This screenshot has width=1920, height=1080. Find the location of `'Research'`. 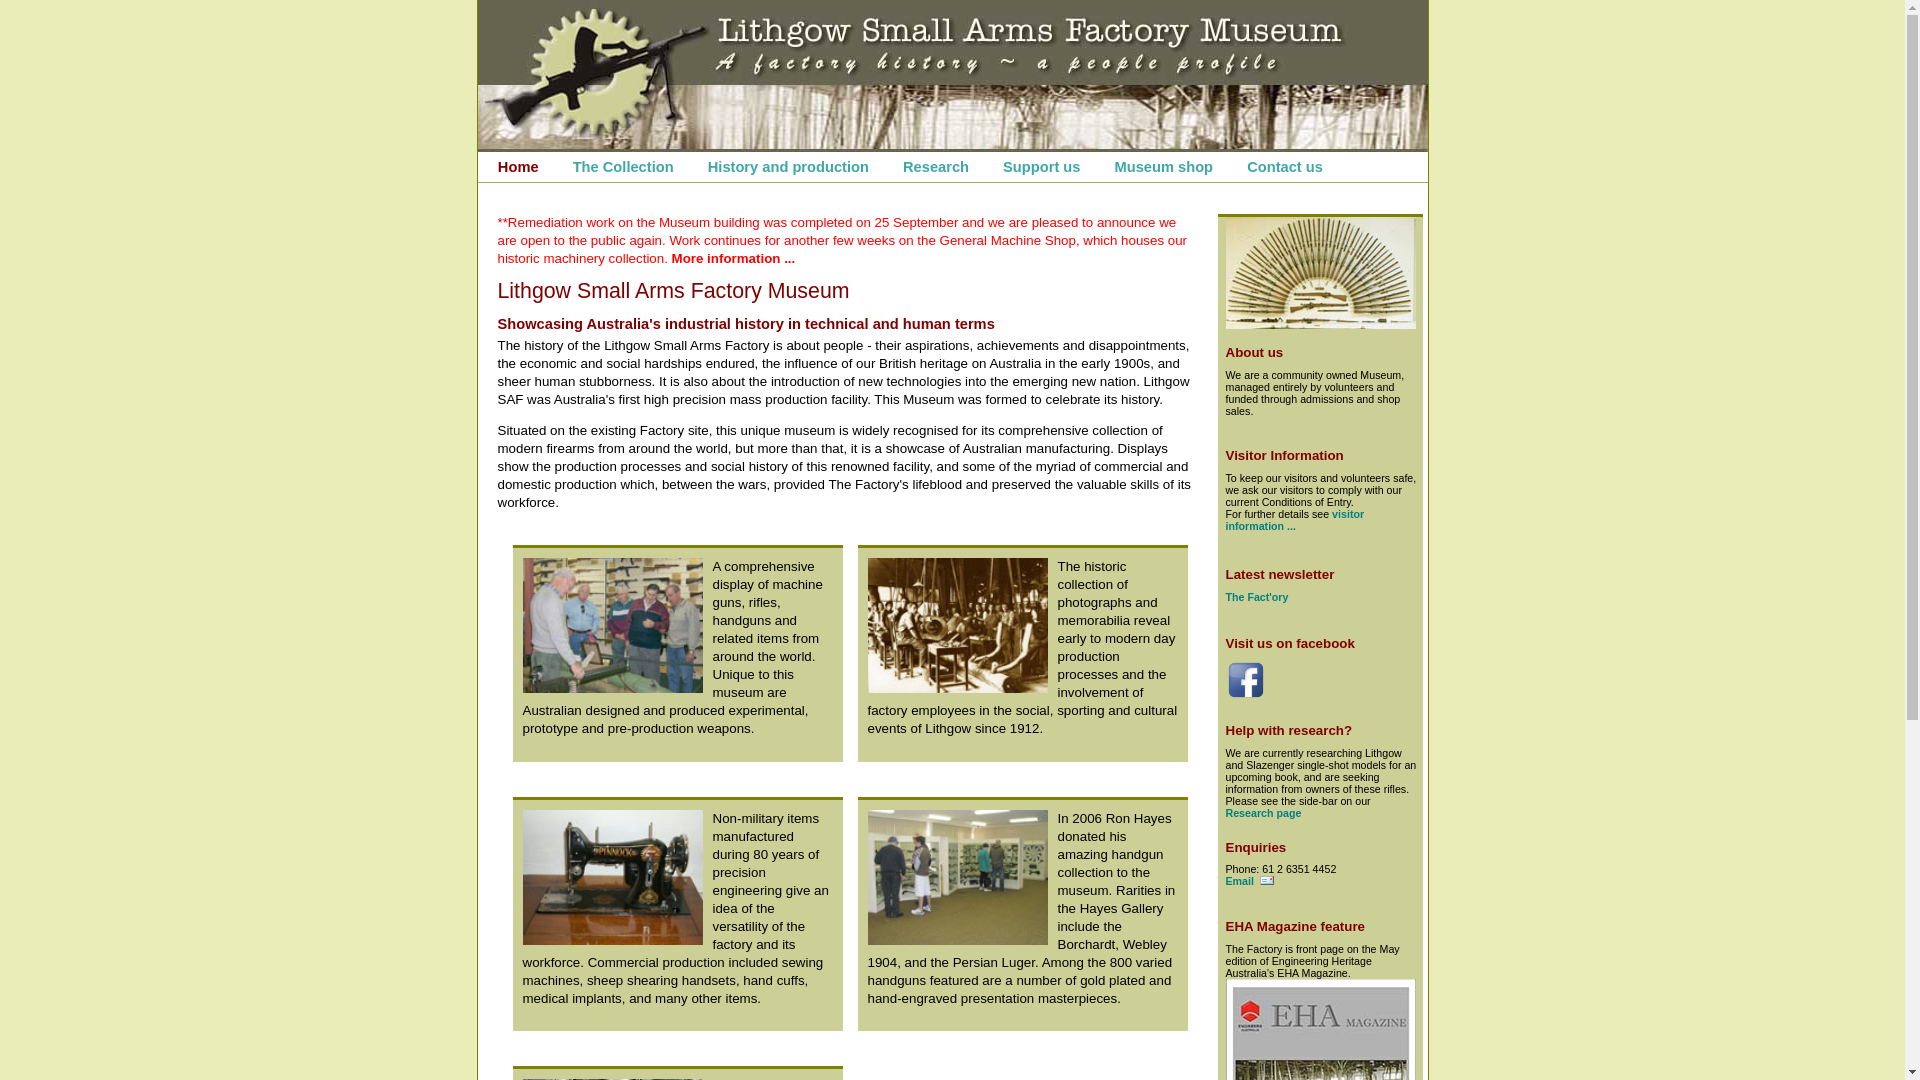

'Research' is located at coordinates (935, 165).